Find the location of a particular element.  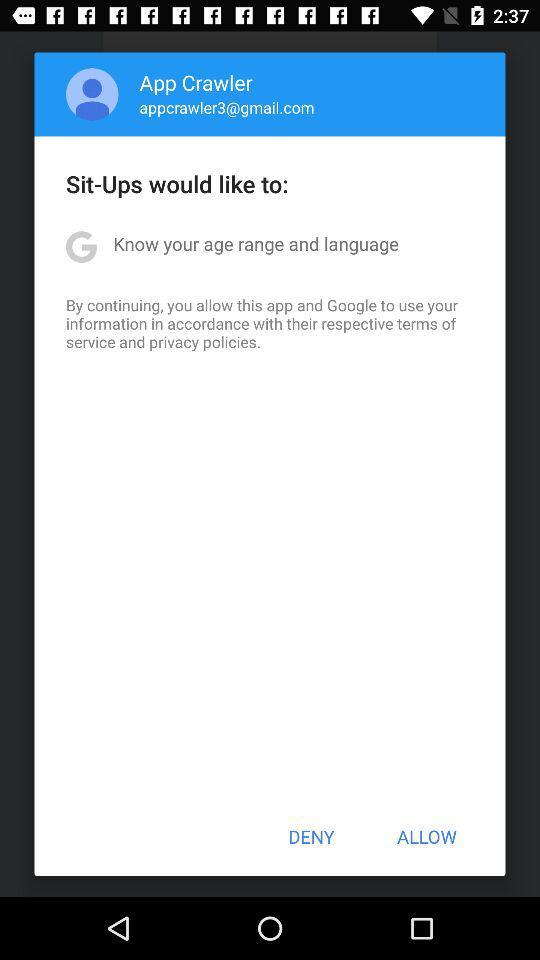

the app below app crawler item is located at coordinates (226, 107).